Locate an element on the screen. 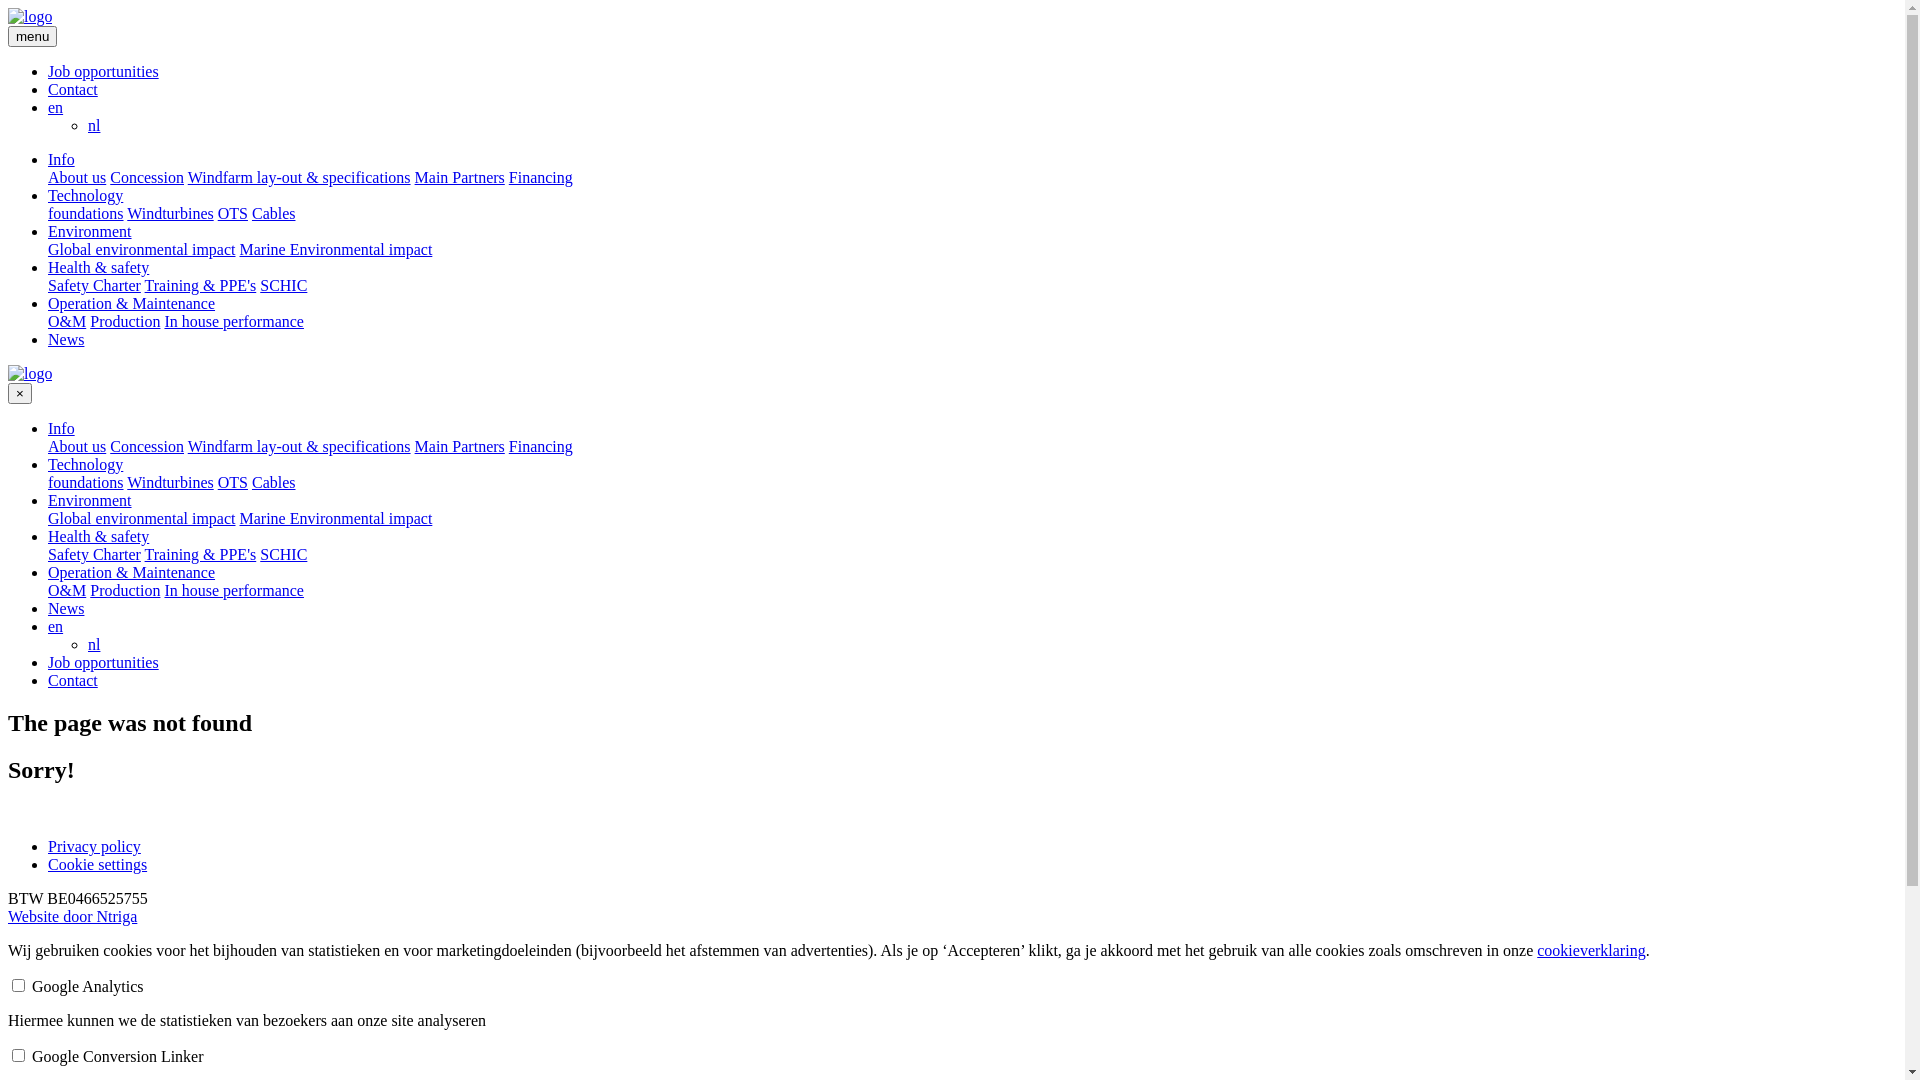  'Contact' is located at coordinates (72, 679).